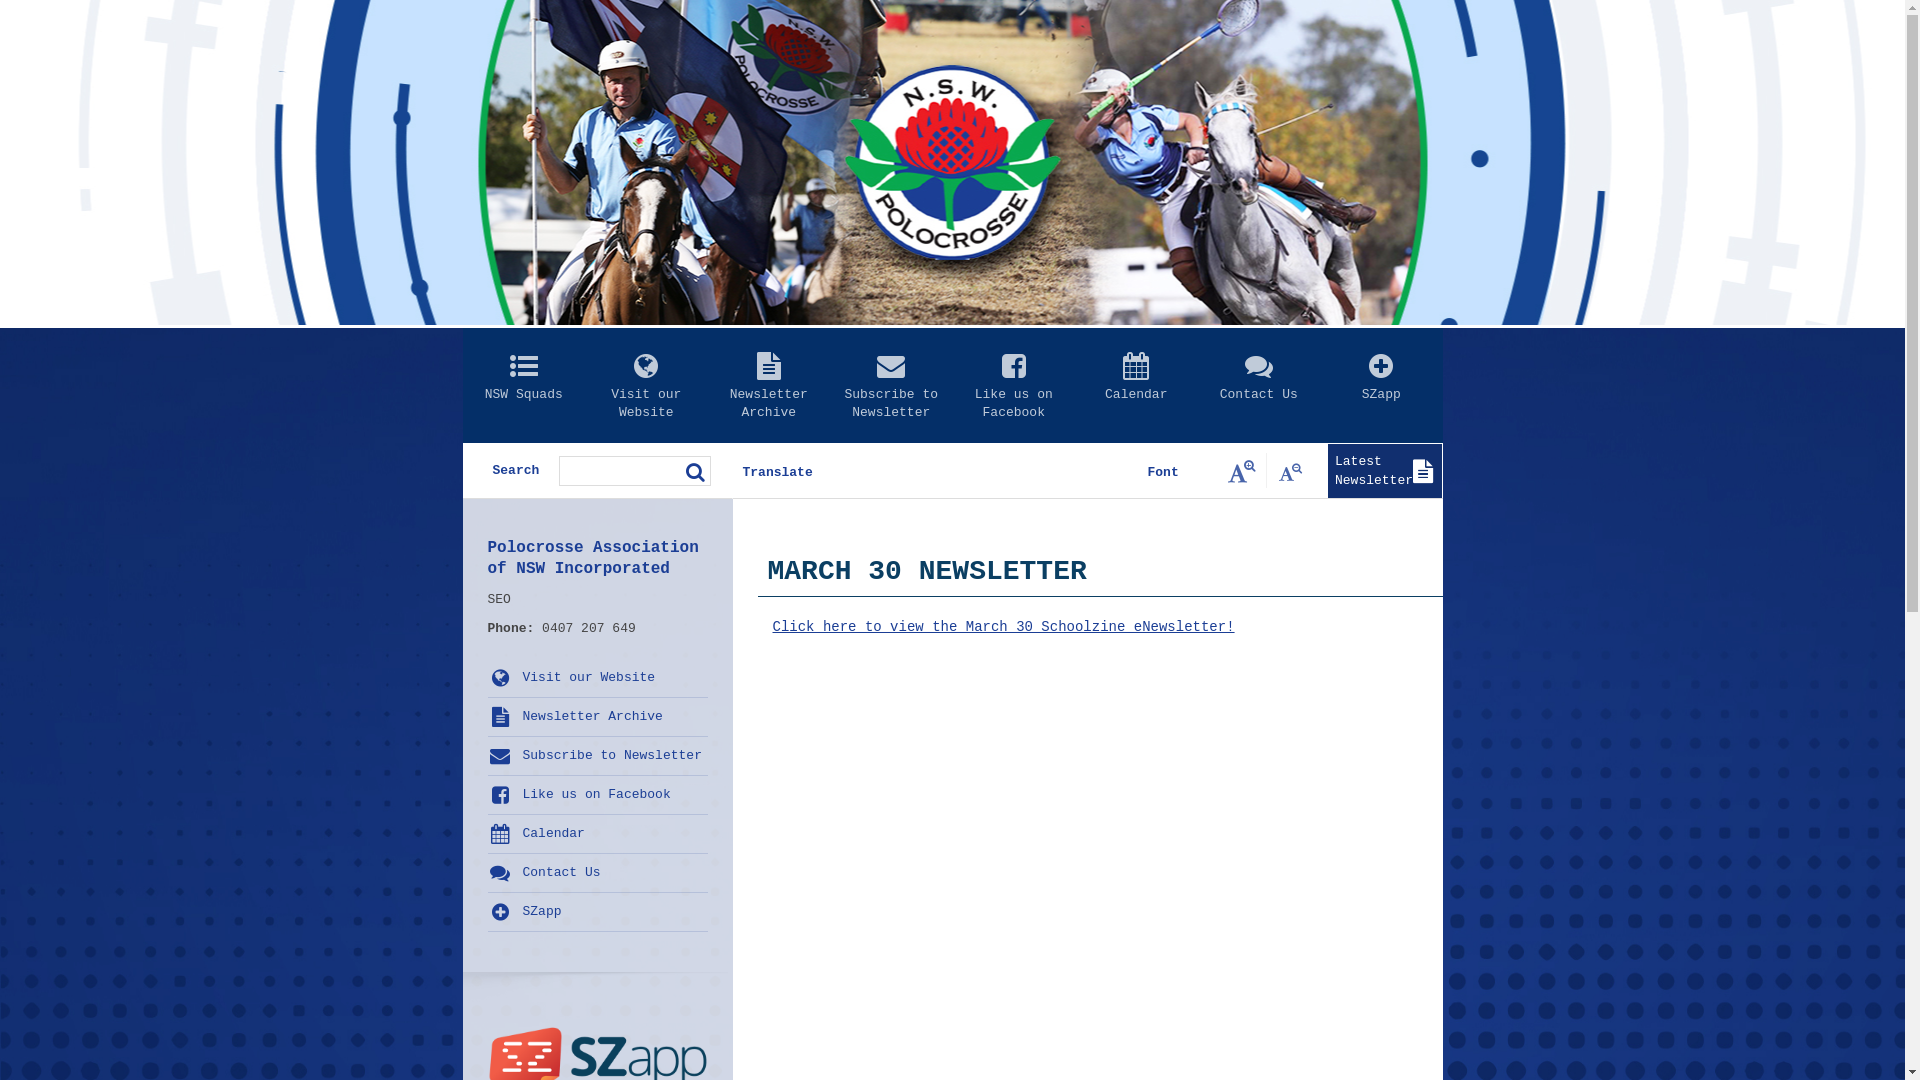  What do you see at coordinates (597, 793) in the screenshot?
I see `'Like us on Facebook'` at bounding box center [597, 793].